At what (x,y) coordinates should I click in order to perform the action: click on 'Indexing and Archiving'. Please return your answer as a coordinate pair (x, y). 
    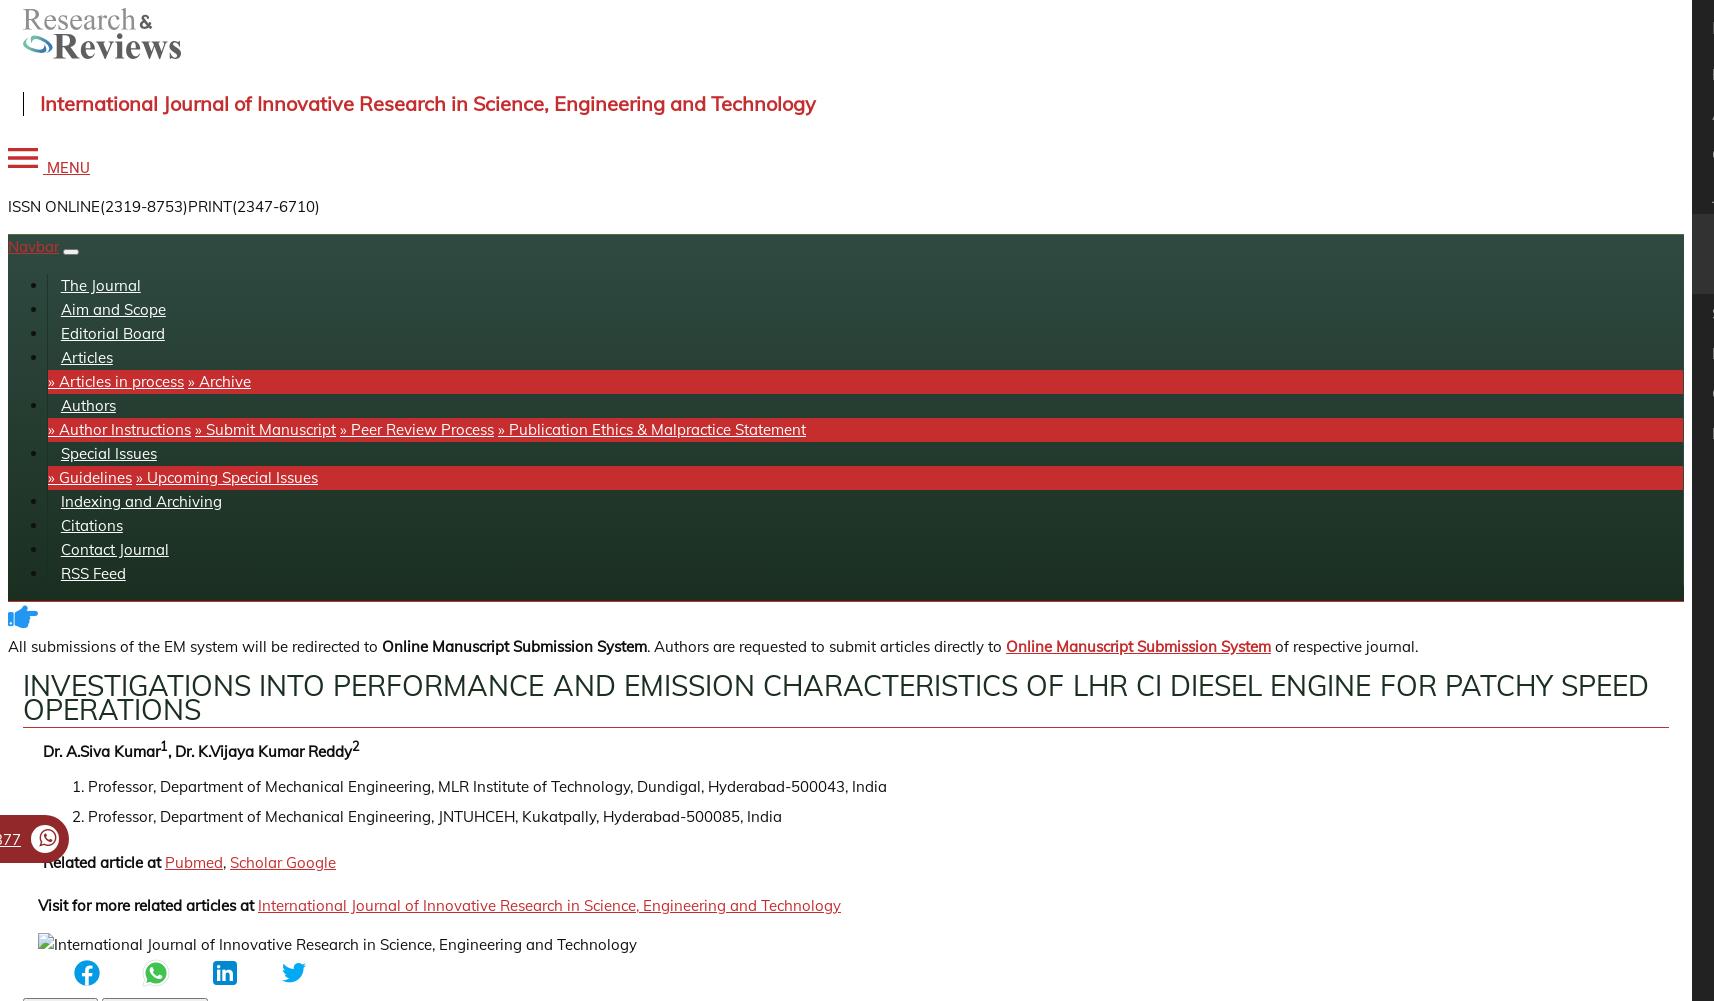
    Looking at the image, I should click on (139, 500).